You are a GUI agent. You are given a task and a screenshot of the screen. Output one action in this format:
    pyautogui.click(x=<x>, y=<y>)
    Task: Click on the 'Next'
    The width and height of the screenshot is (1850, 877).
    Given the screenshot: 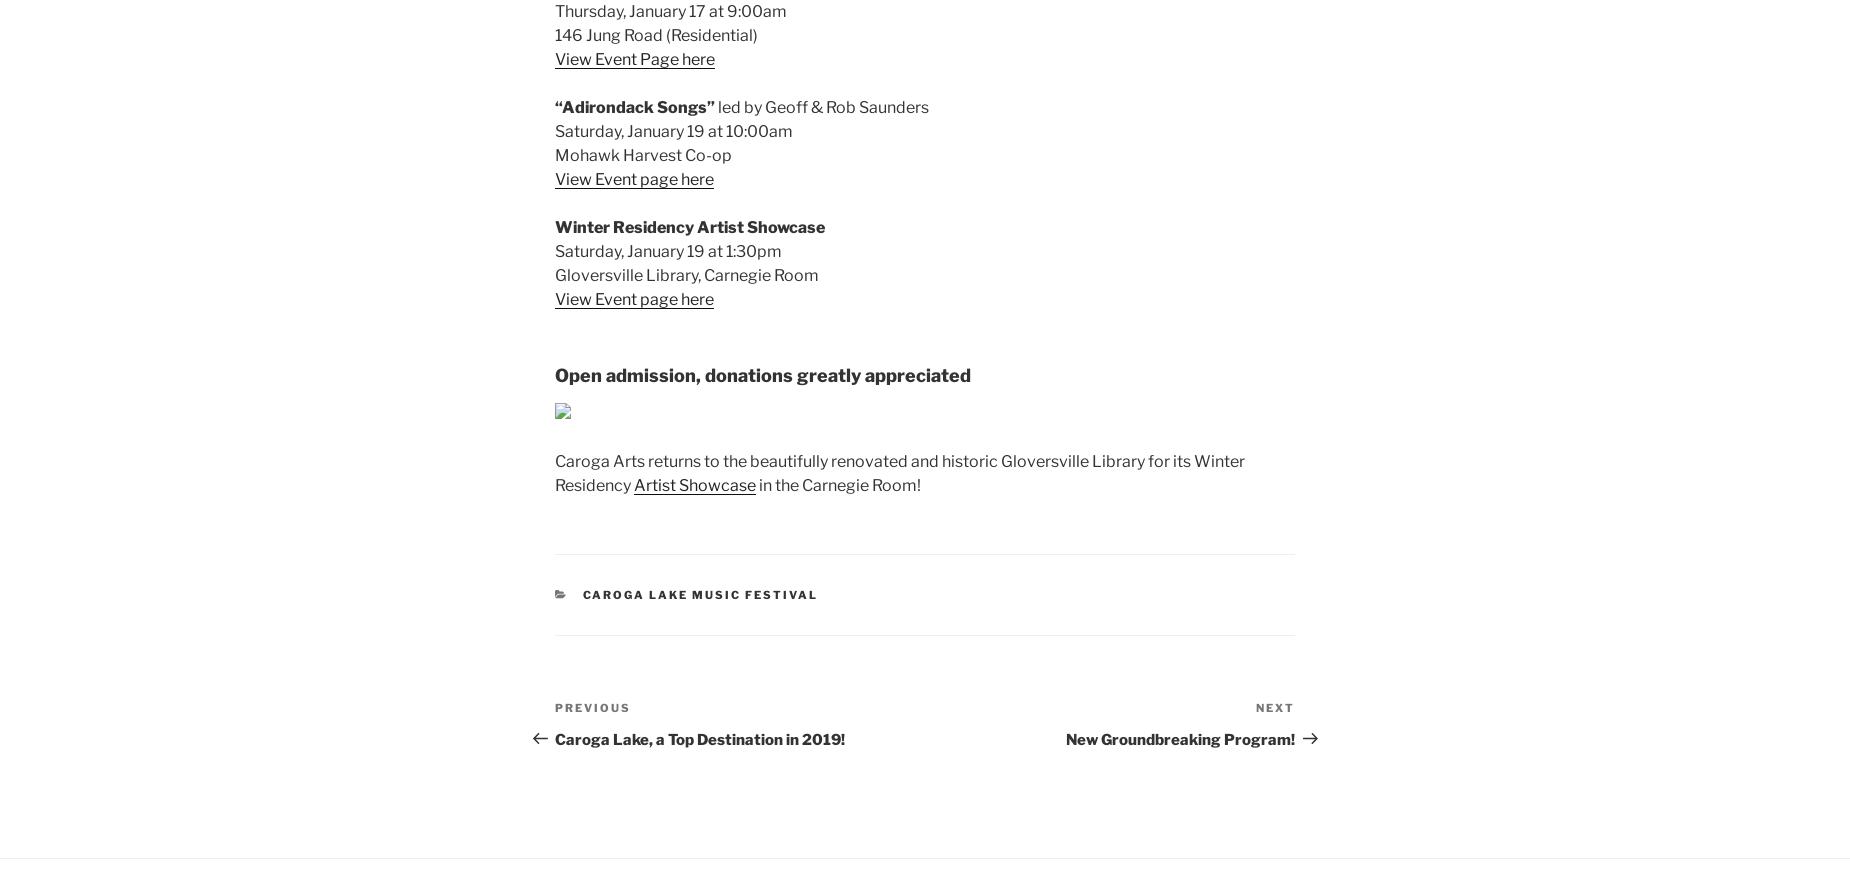 What is the action you would take?
    pyautogui.click(x=1274, y=707)
    